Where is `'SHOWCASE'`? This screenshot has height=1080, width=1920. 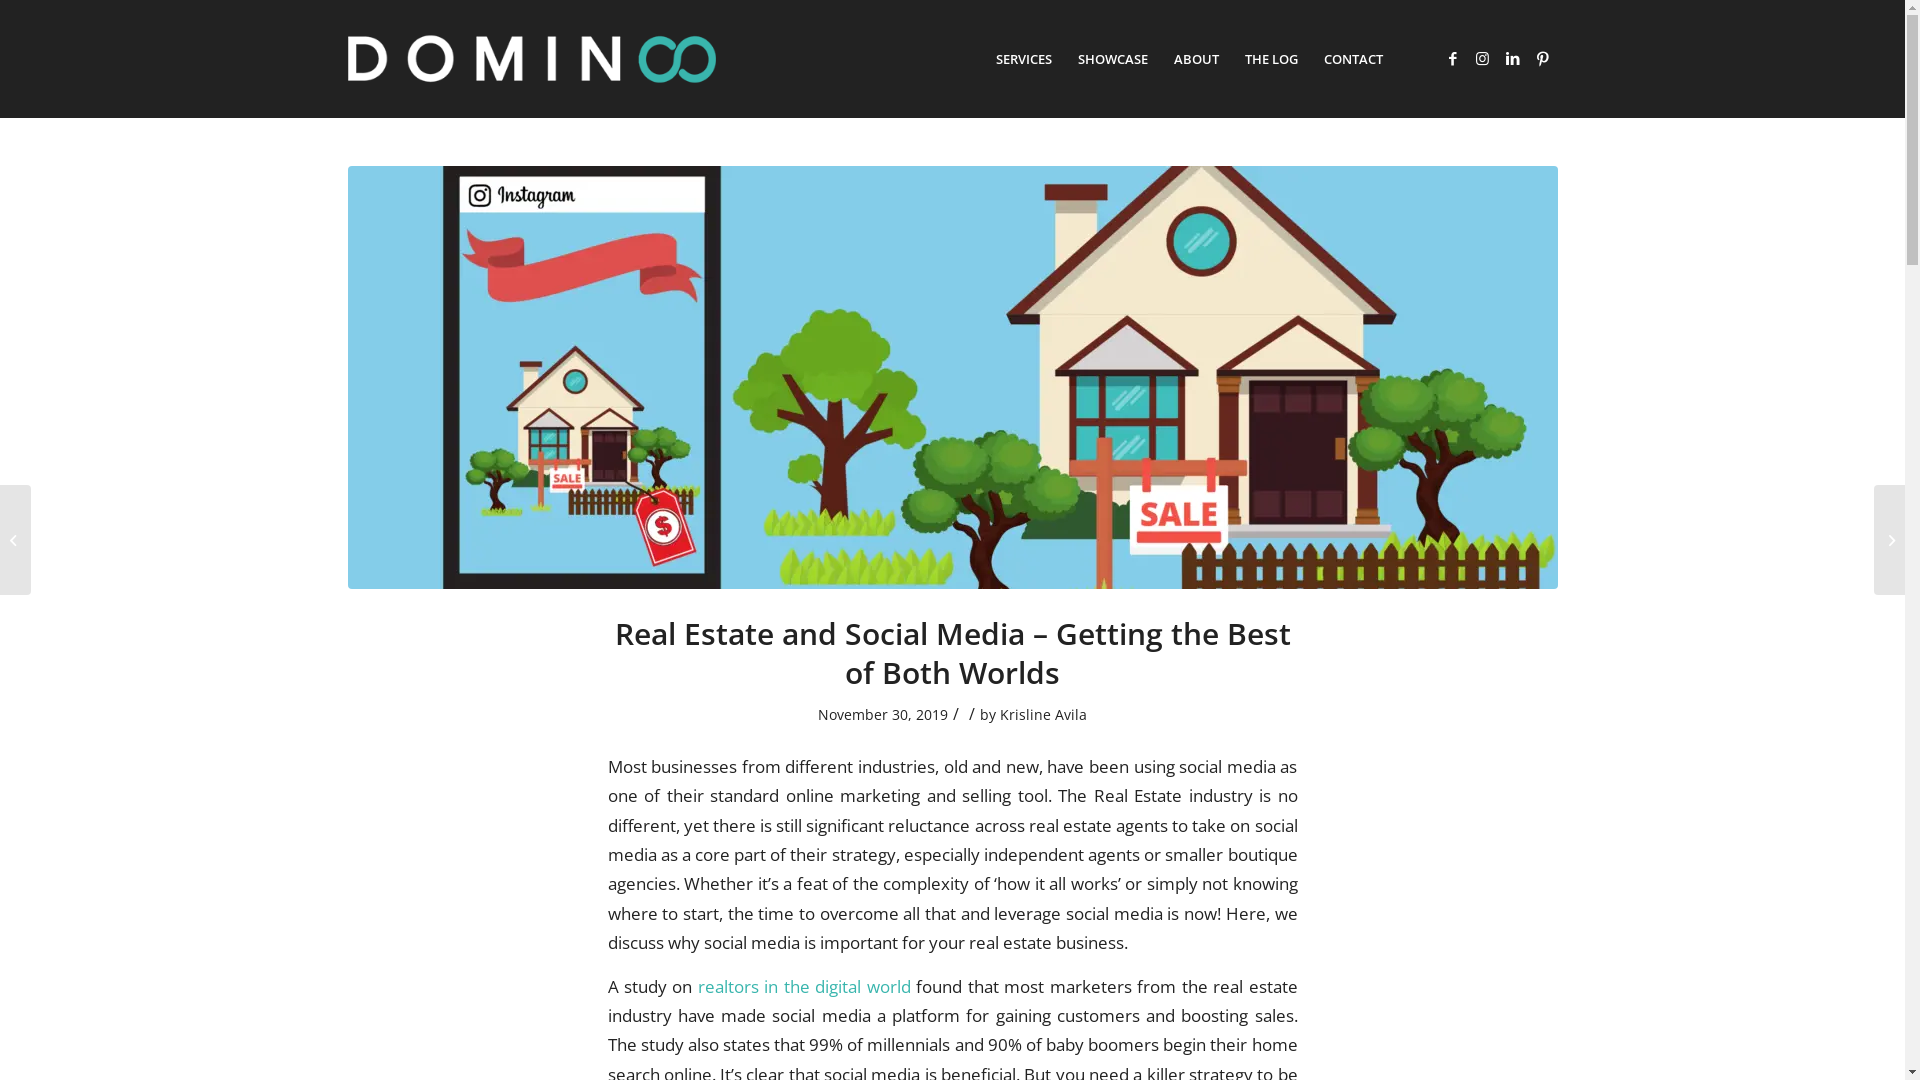 'SHOWCASE' is located at coordinates (1111, 57).